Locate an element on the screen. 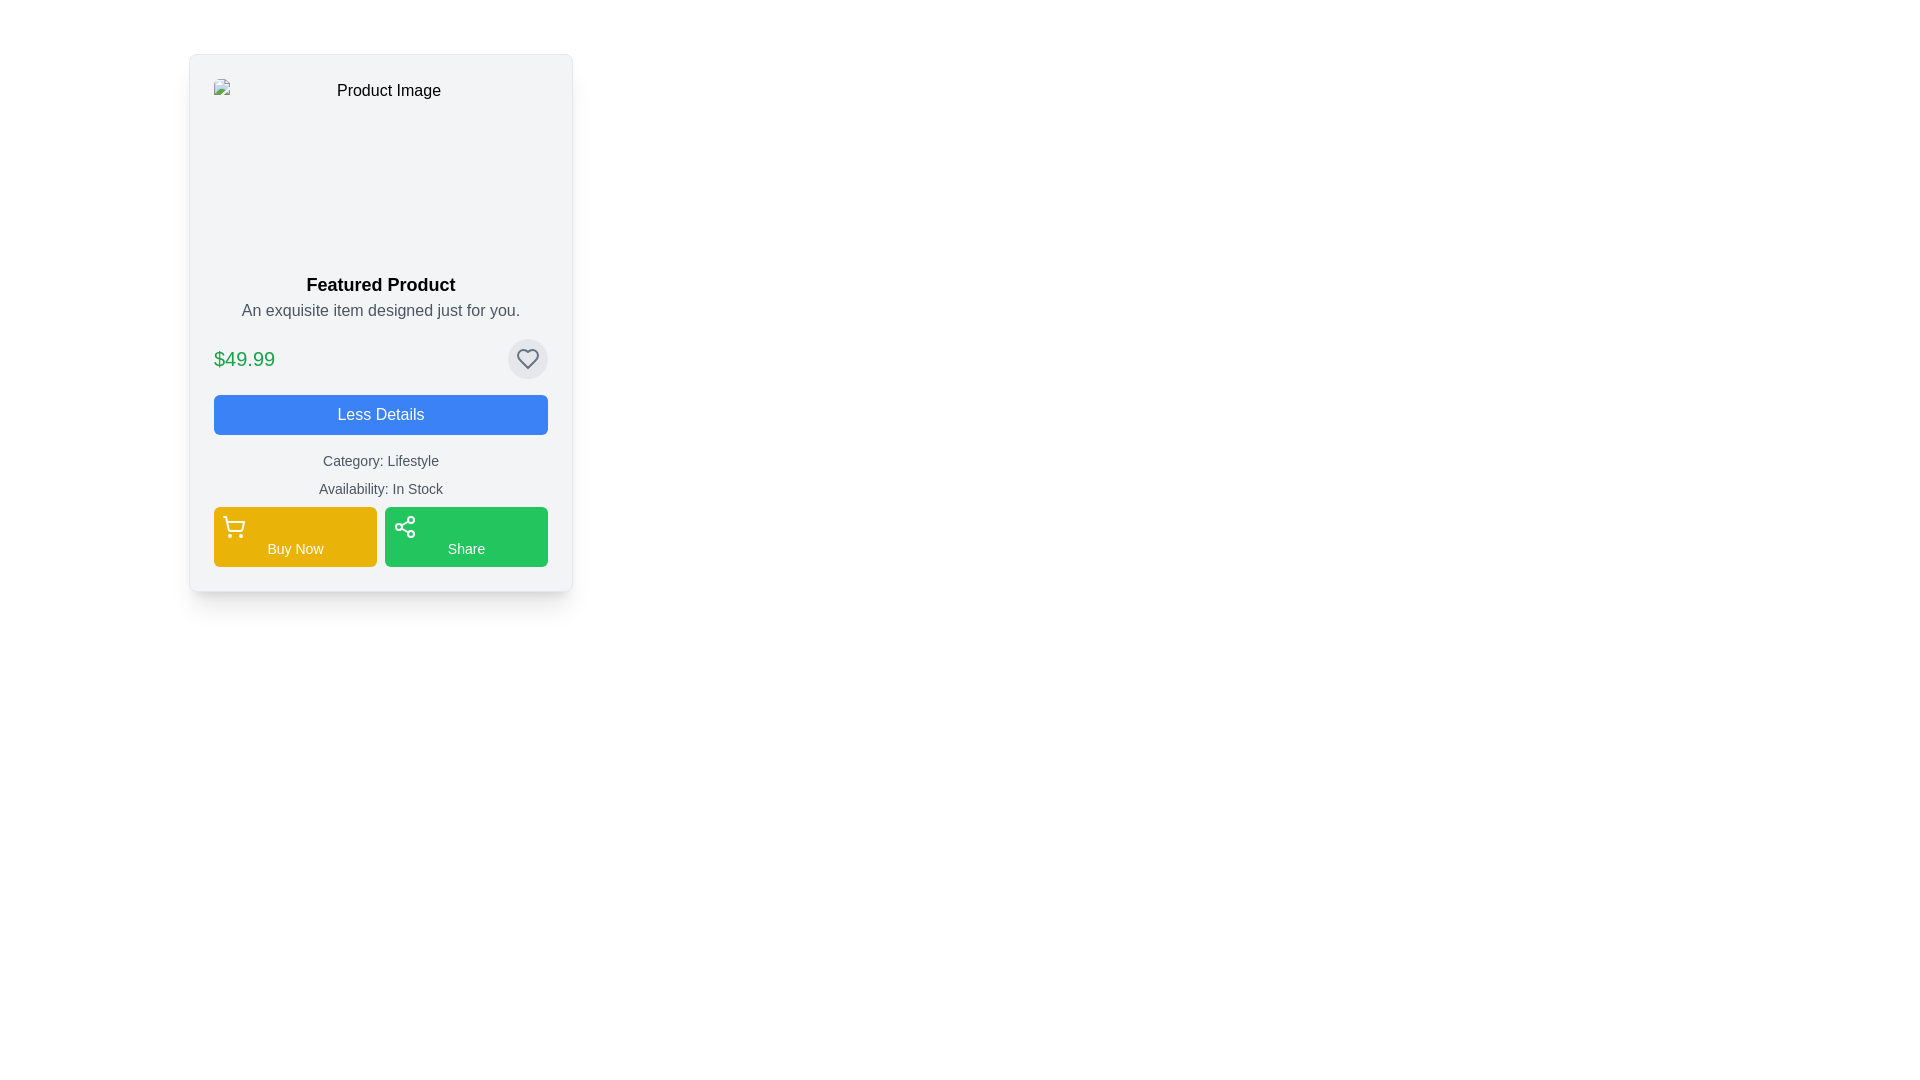  the text element displaying the price '$49.99' which is styled in green and has a larger font size, positioned below the product description and aligned to the left is located at coordinates (243, 357).